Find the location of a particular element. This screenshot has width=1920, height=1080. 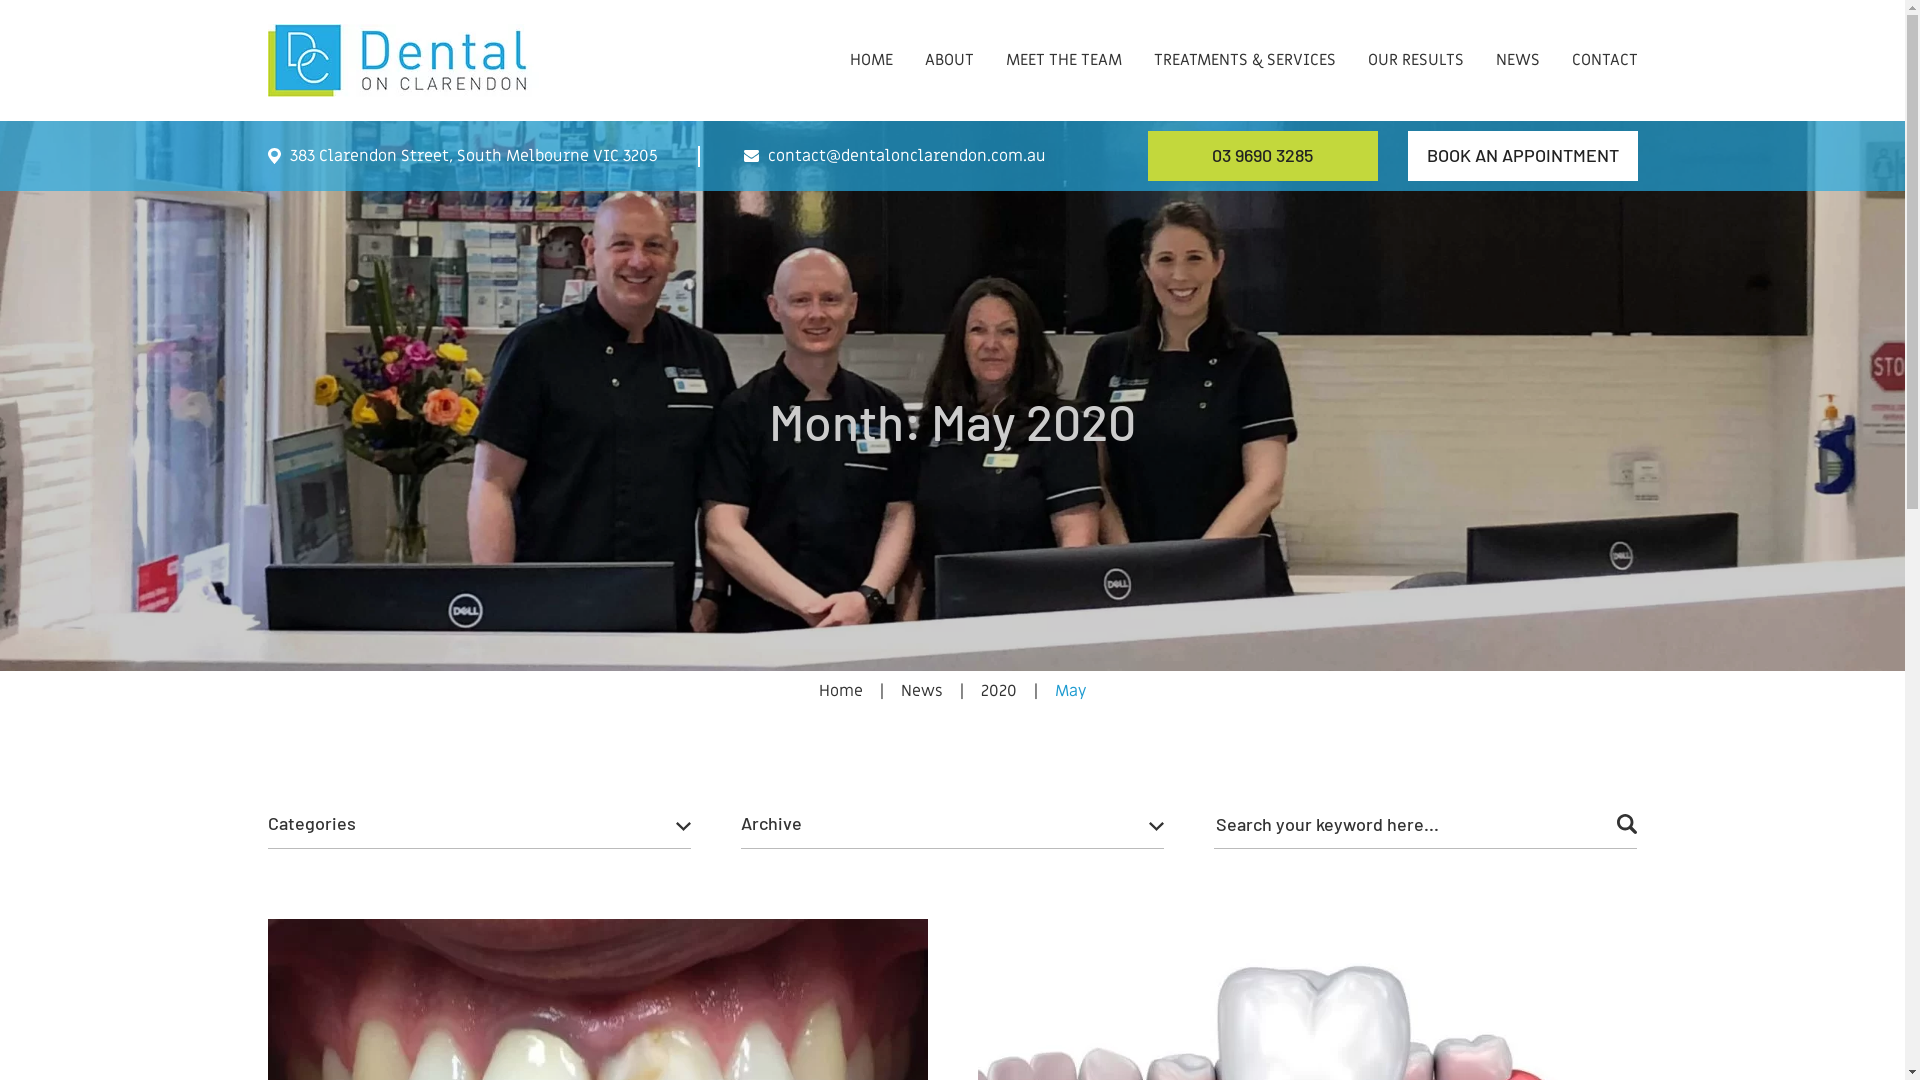

'03 9690 3285' is located at coordinates (1261, 154).